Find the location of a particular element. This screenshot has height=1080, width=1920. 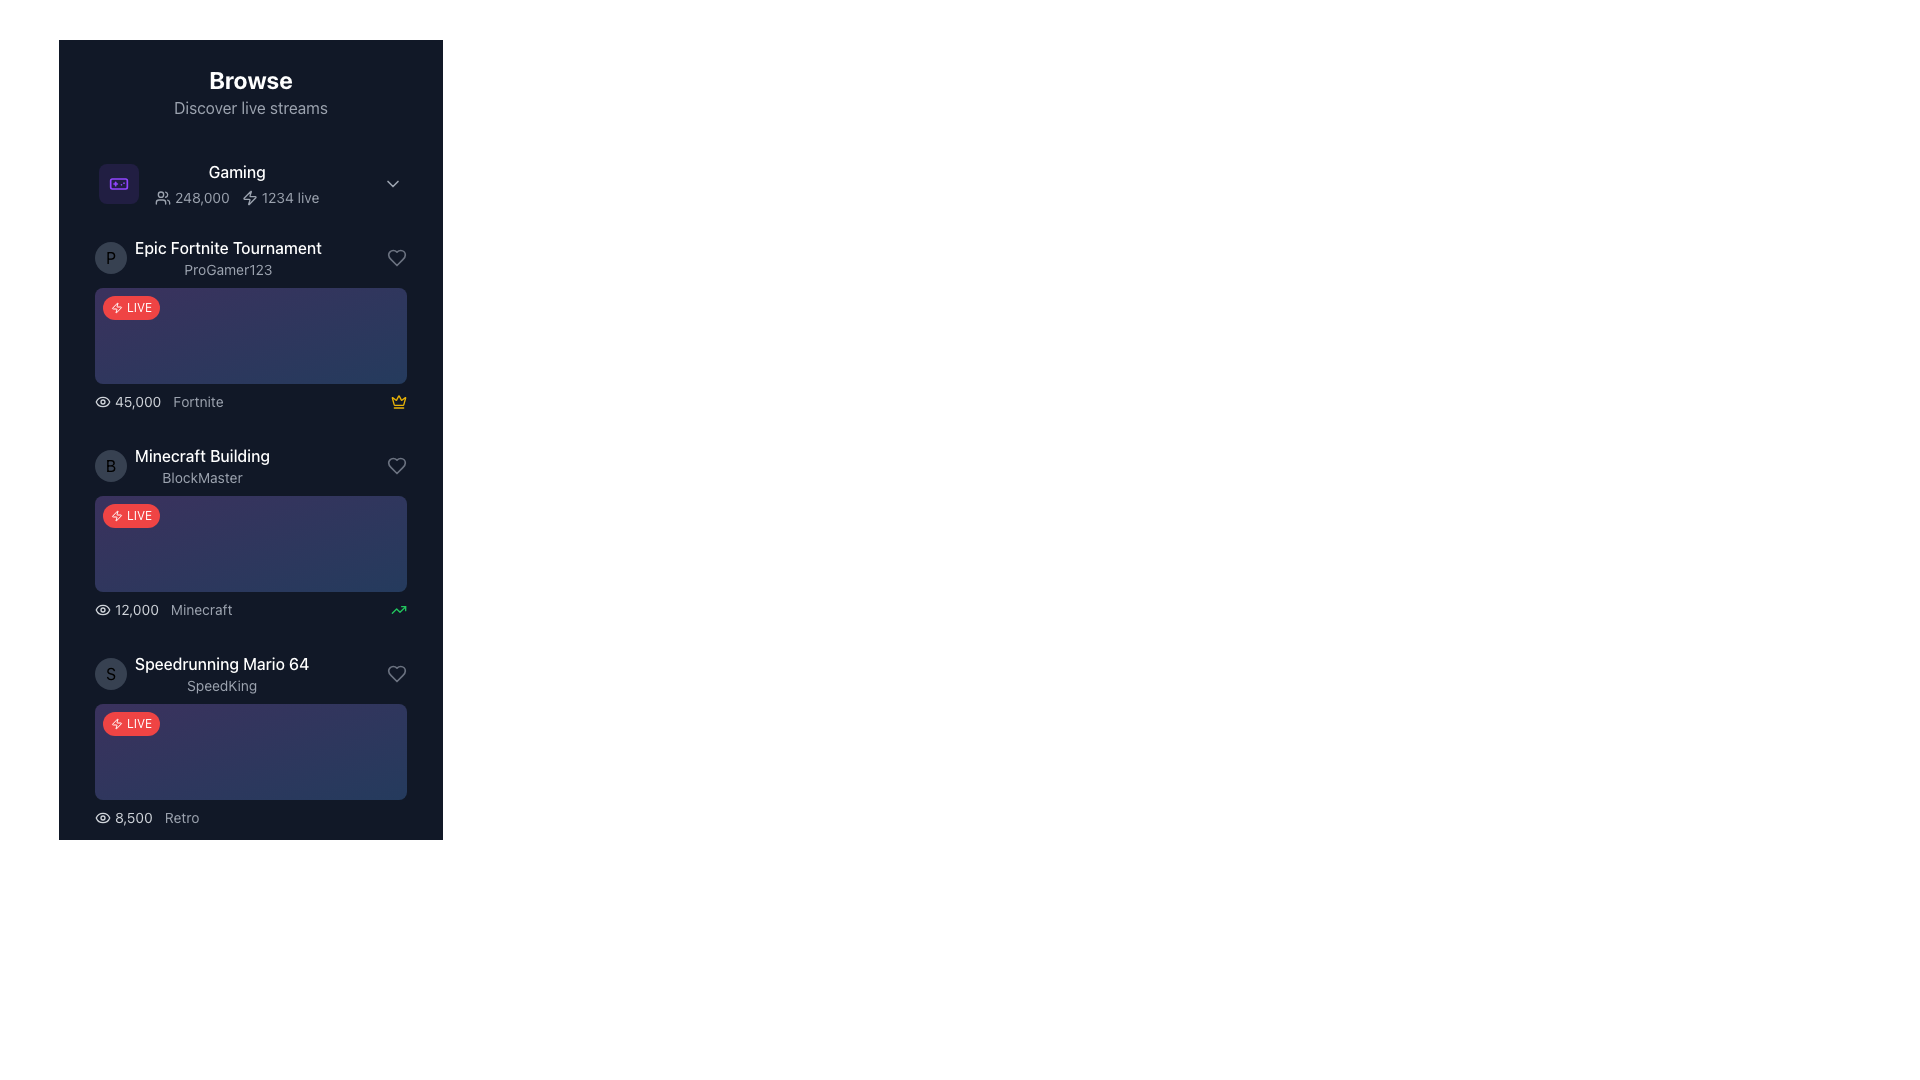

the text label displaying 'Epic Fortnite Tournament', which is styled with a white font on a dark background and positioned above the username 'ProGamer123' is located at coordinates (228, 246).